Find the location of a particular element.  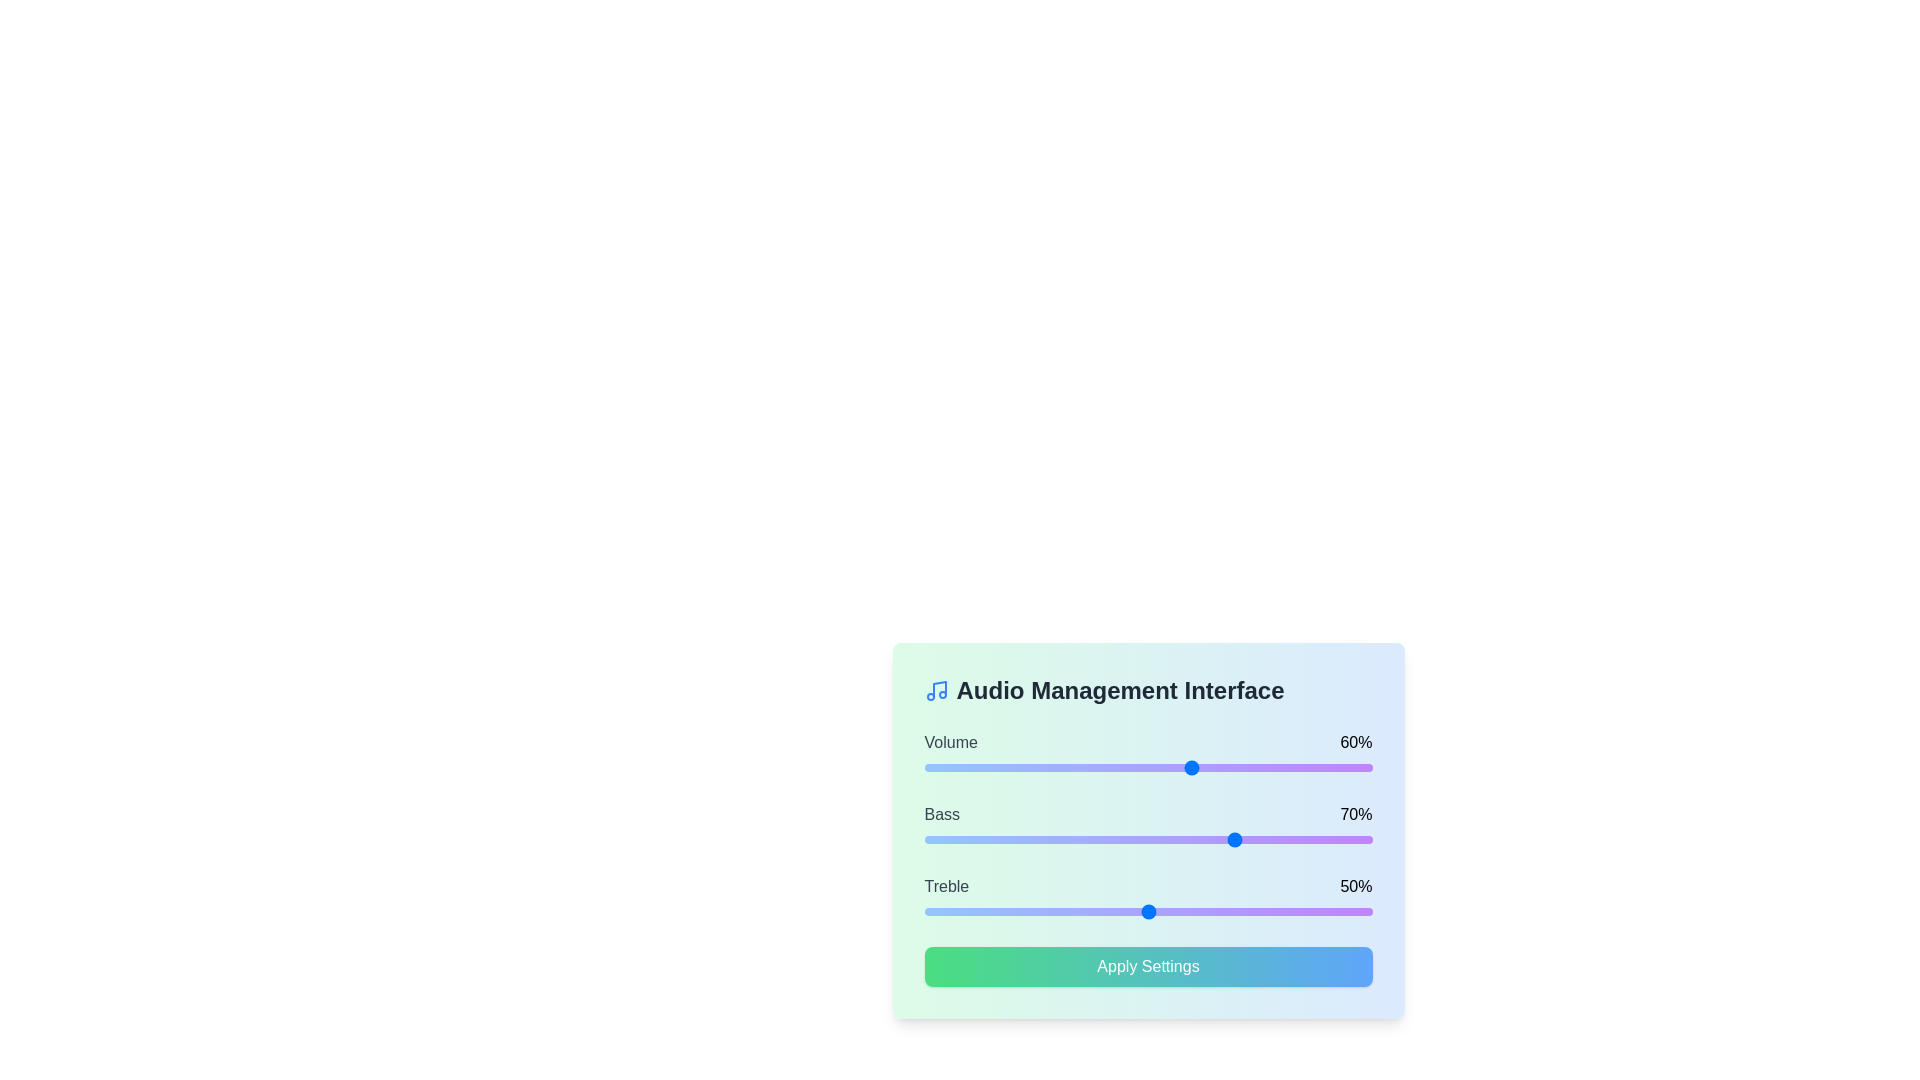

the treble level is located at coordinates (1296, 911).